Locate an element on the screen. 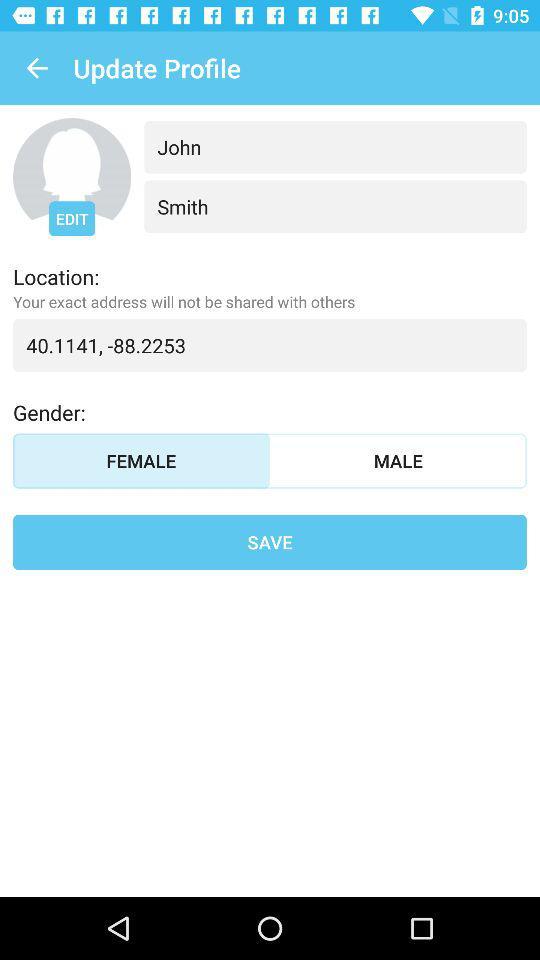 The image size is (540, 960). edit profile picture is located at coordinates (71, 176).